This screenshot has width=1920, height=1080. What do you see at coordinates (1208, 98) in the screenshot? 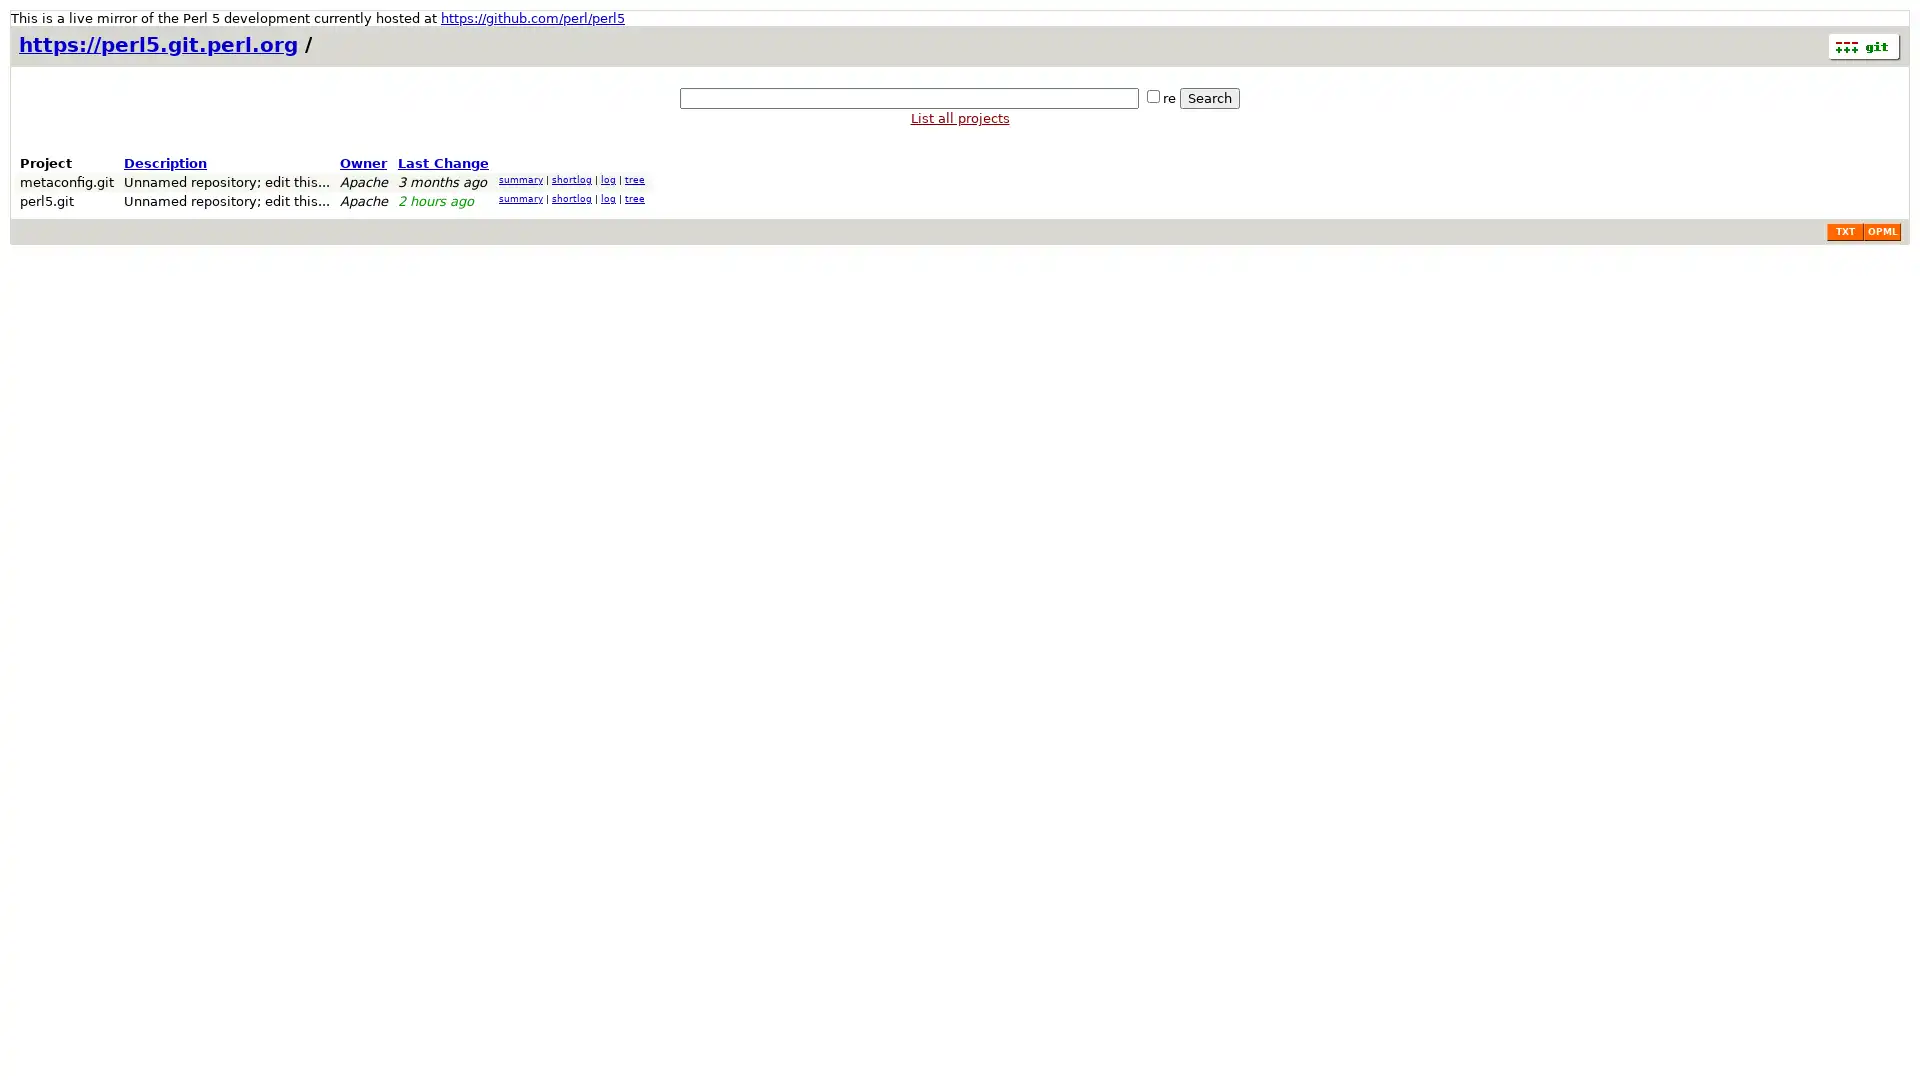
I see `Search` at bounding box center [1208, 98].